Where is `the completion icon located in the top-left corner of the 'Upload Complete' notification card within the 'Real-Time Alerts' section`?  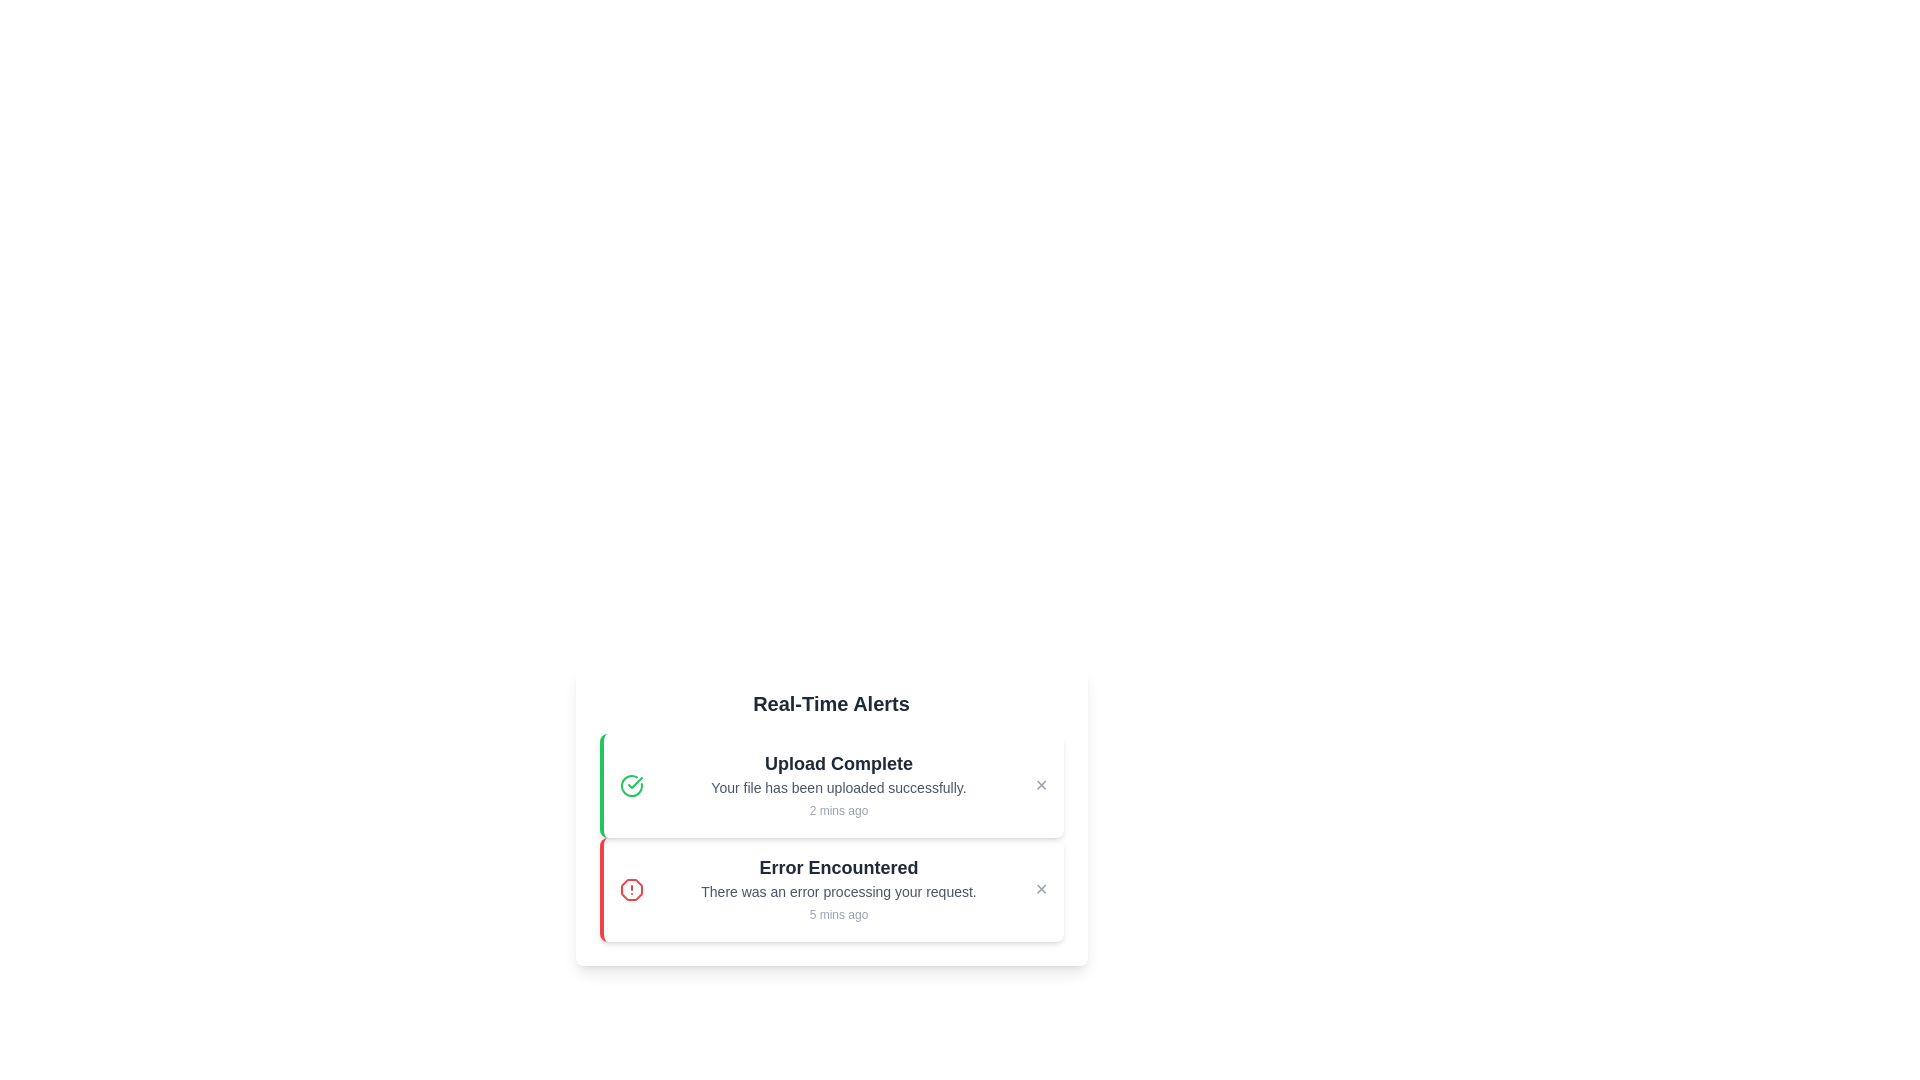
the completion icon located in the top-left corner of the 'Upload Complete' notification card within the 'Real-Time Alerts' section is located at coordinates (630, 785).